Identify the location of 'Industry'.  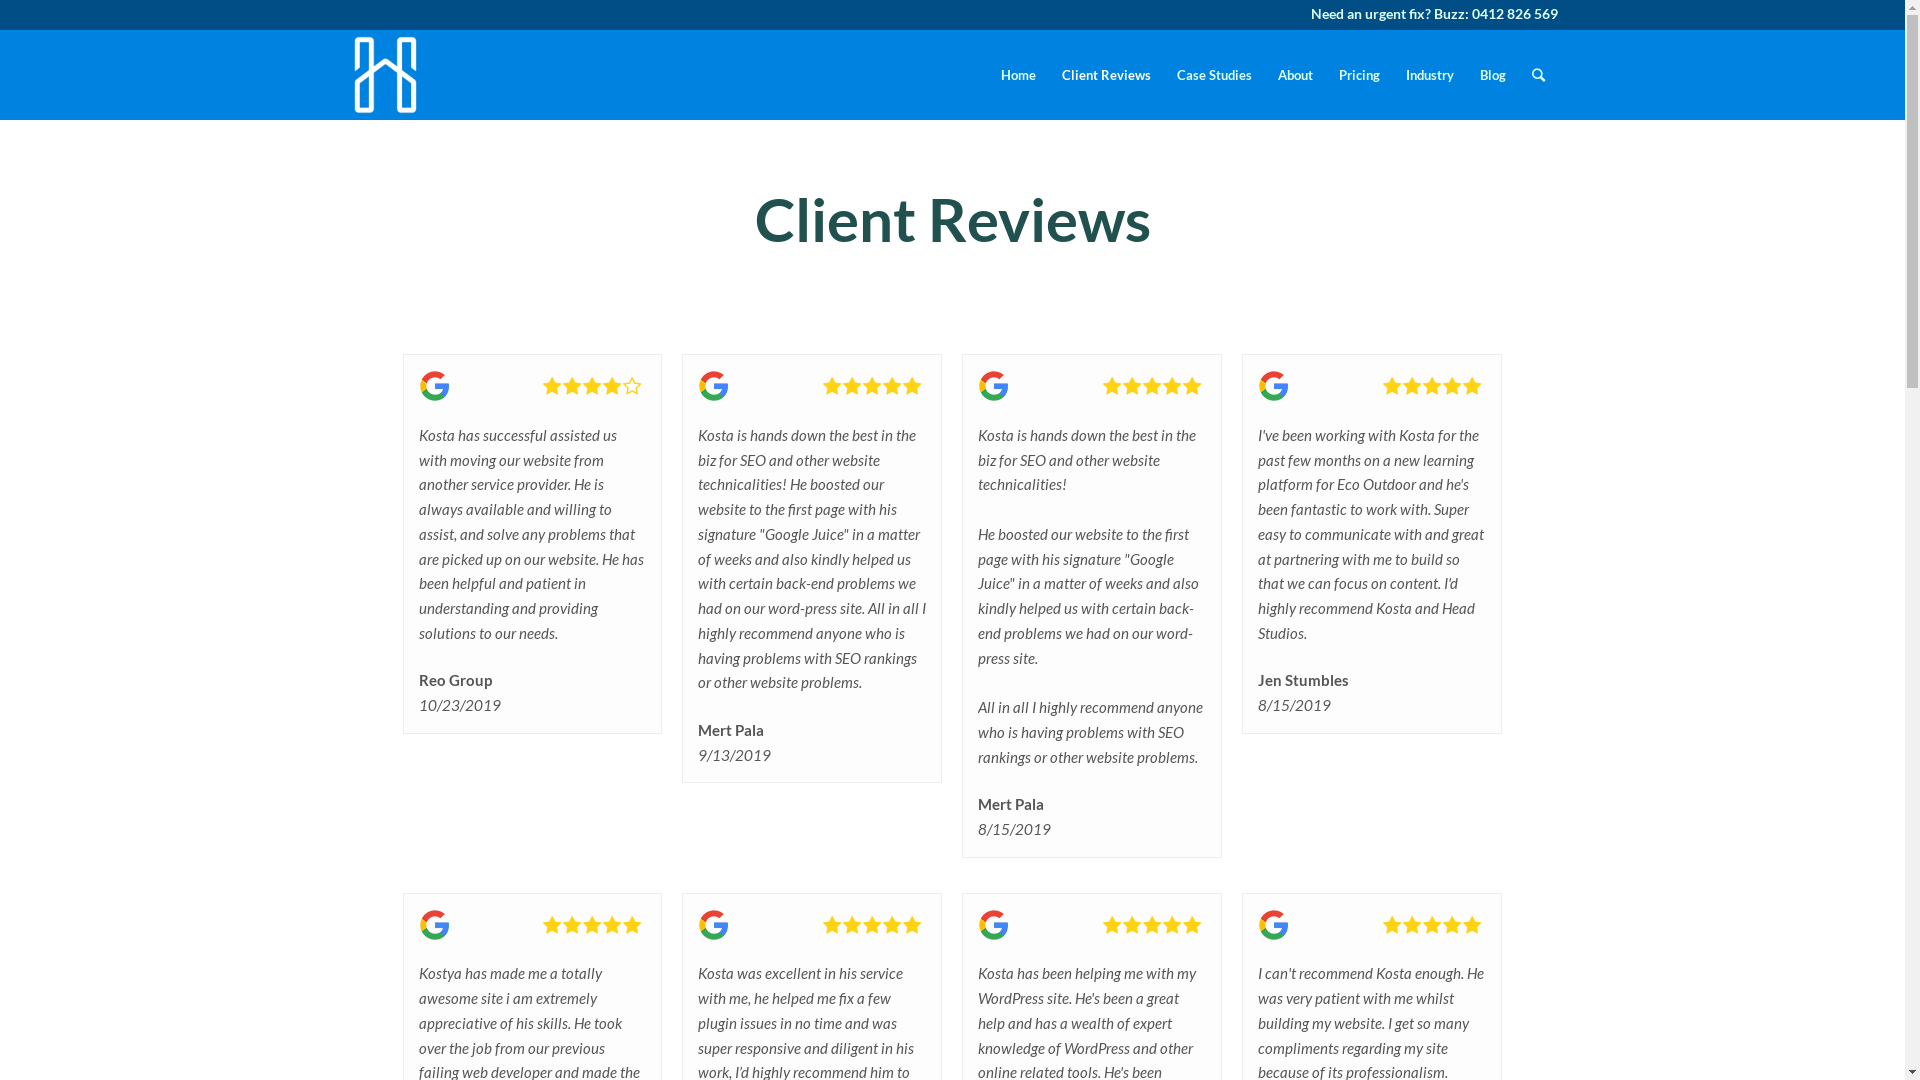
(1391, 73).